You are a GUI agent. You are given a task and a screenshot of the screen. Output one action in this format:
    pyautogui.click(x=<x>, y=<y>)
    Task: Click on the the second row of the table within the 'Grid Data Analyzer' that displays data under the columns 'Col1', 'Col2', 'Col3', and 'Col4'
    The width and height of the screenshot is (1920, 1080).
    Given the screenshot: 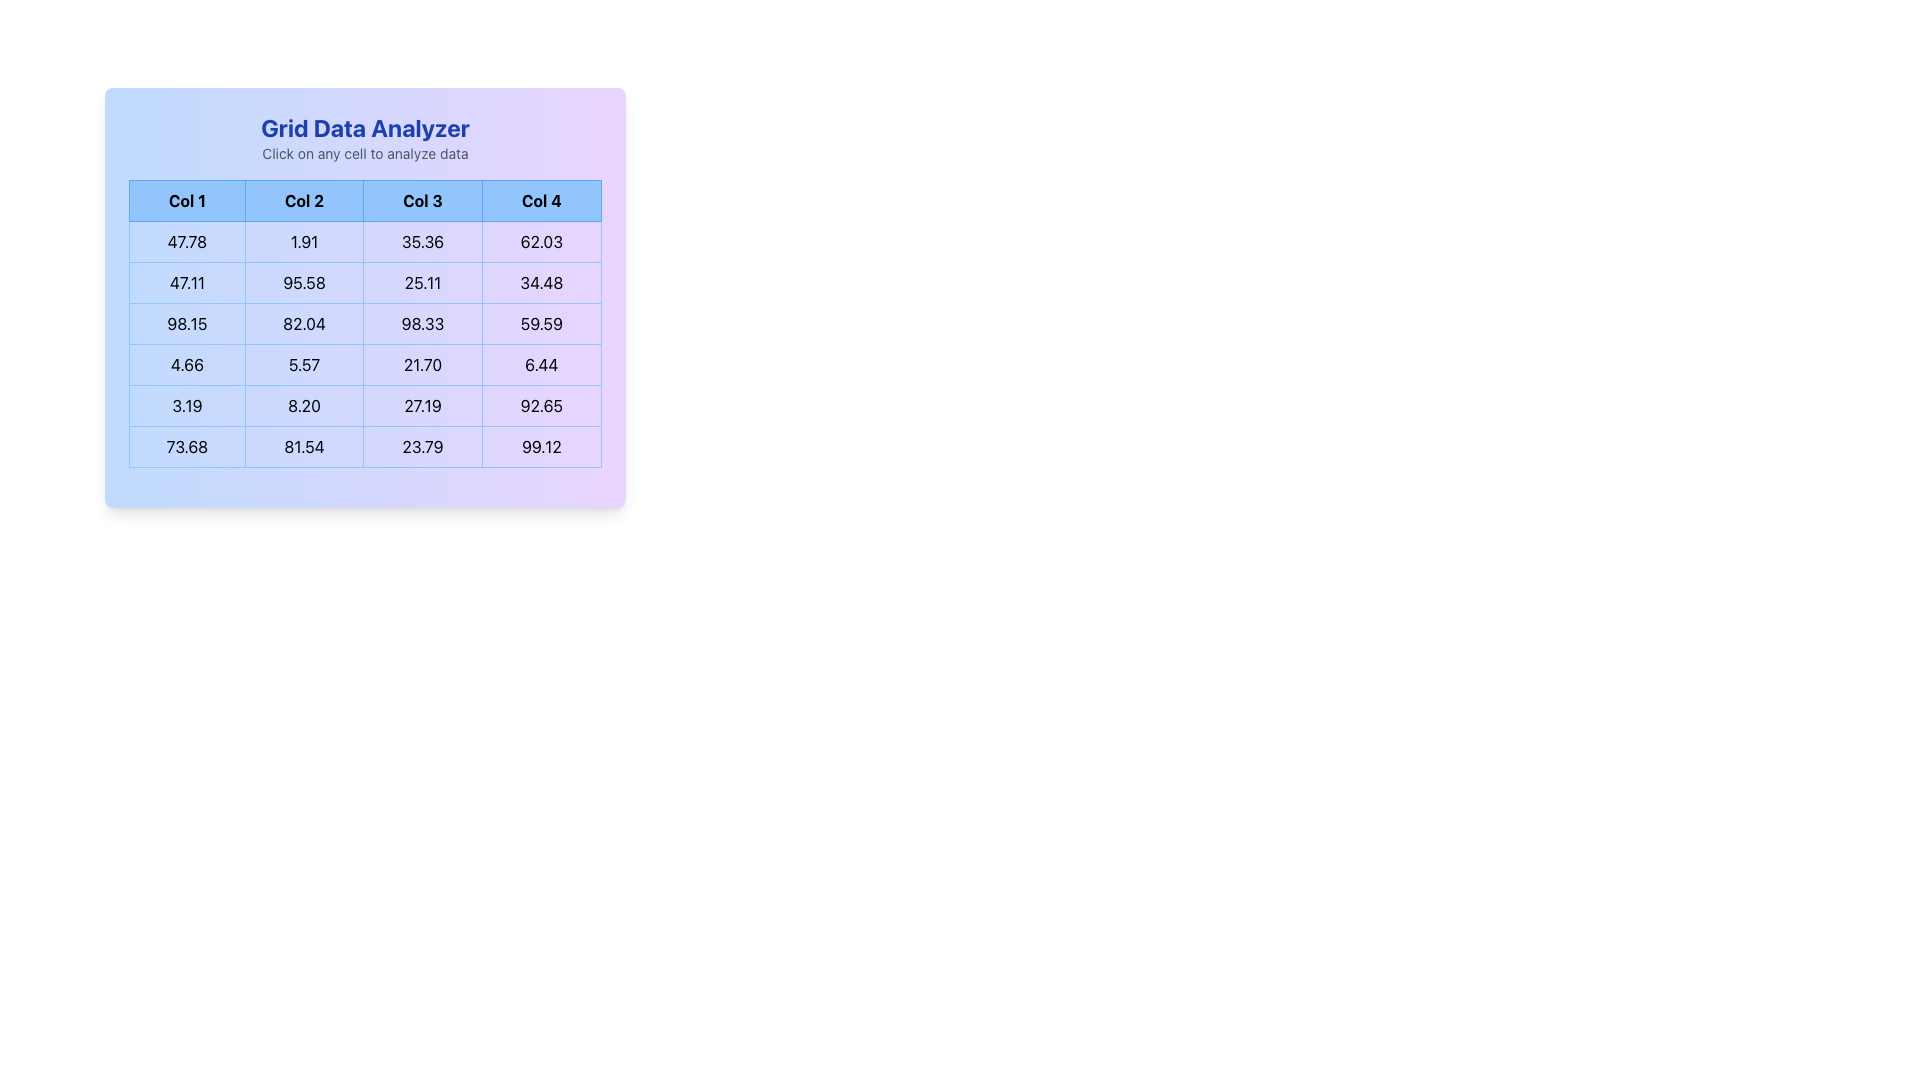 What is the action you would take?
    pyautogui.click(x=365, y=282)
    